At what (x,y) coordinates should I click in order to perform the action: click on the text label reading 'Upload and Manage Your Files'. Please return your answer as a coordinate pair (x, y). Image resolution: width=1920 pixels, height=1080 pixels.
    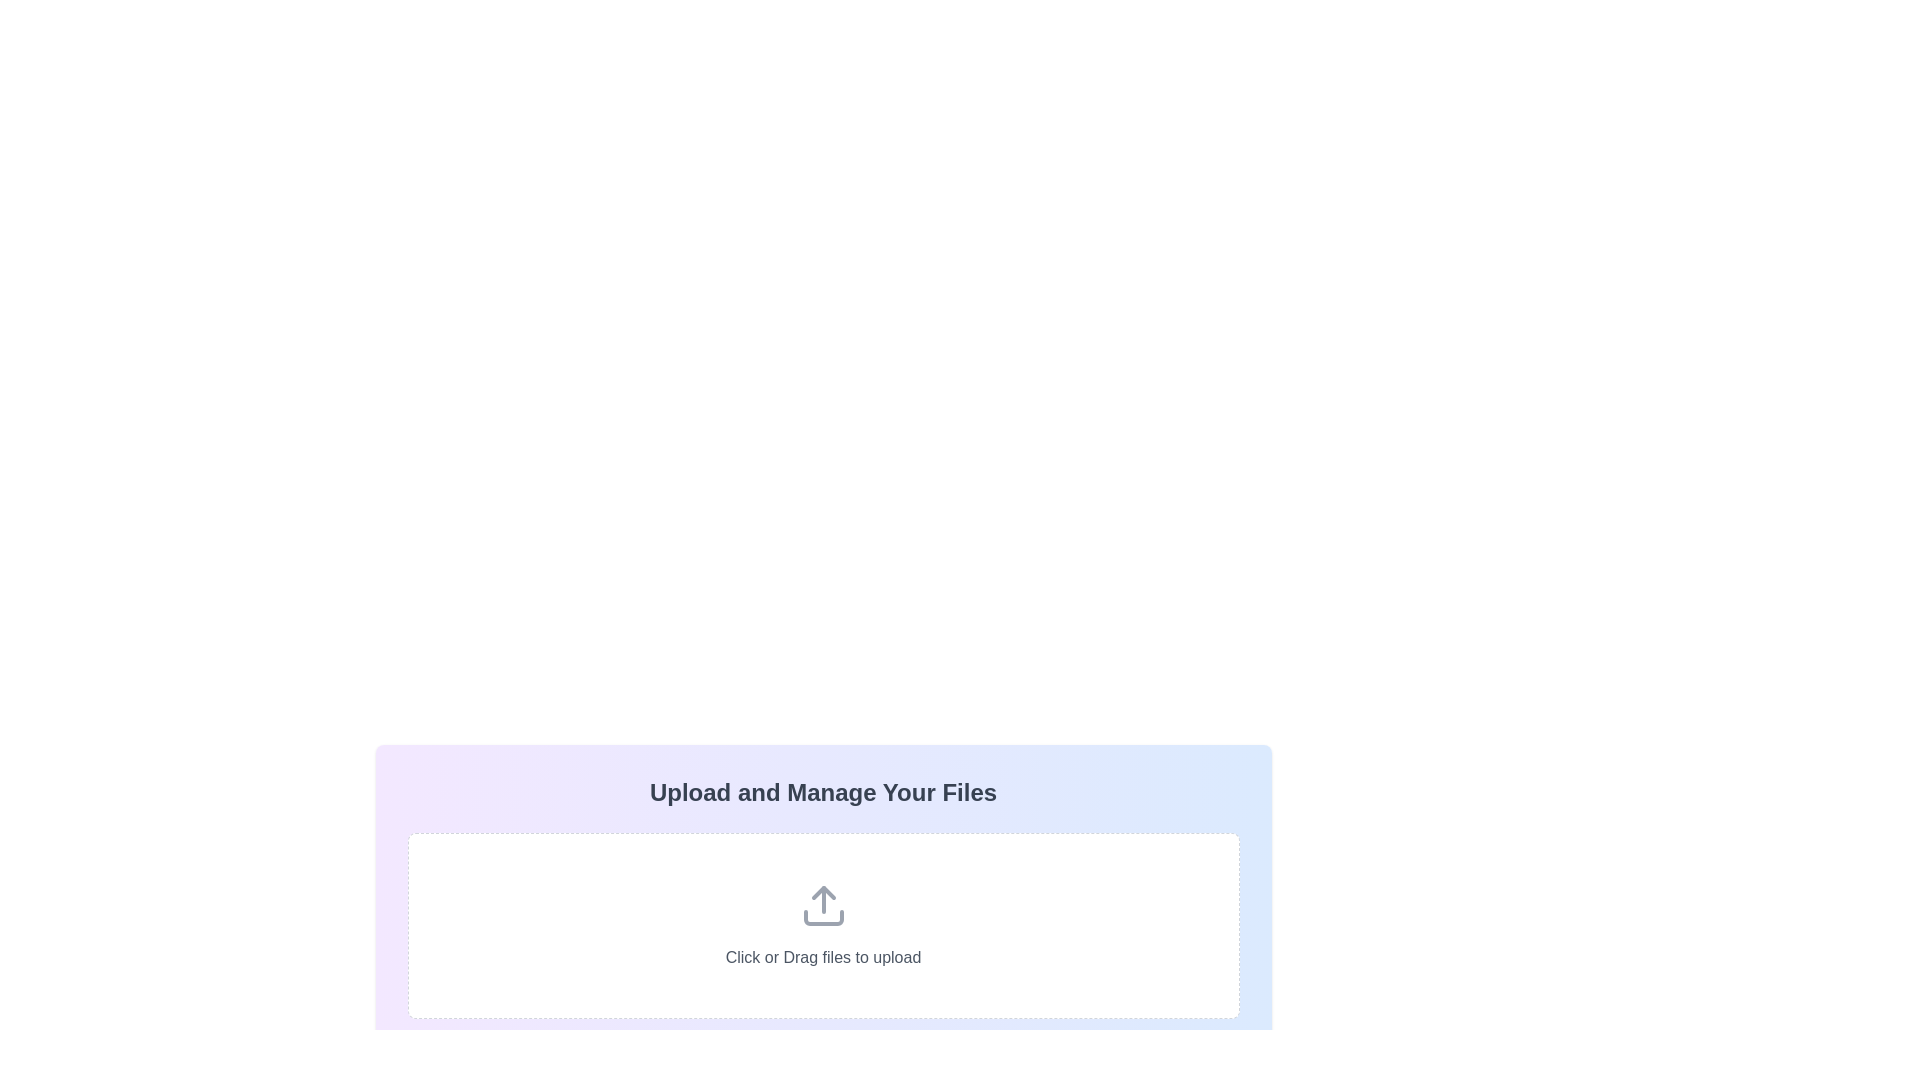
    Looking at the image, I should click on (823, 792).